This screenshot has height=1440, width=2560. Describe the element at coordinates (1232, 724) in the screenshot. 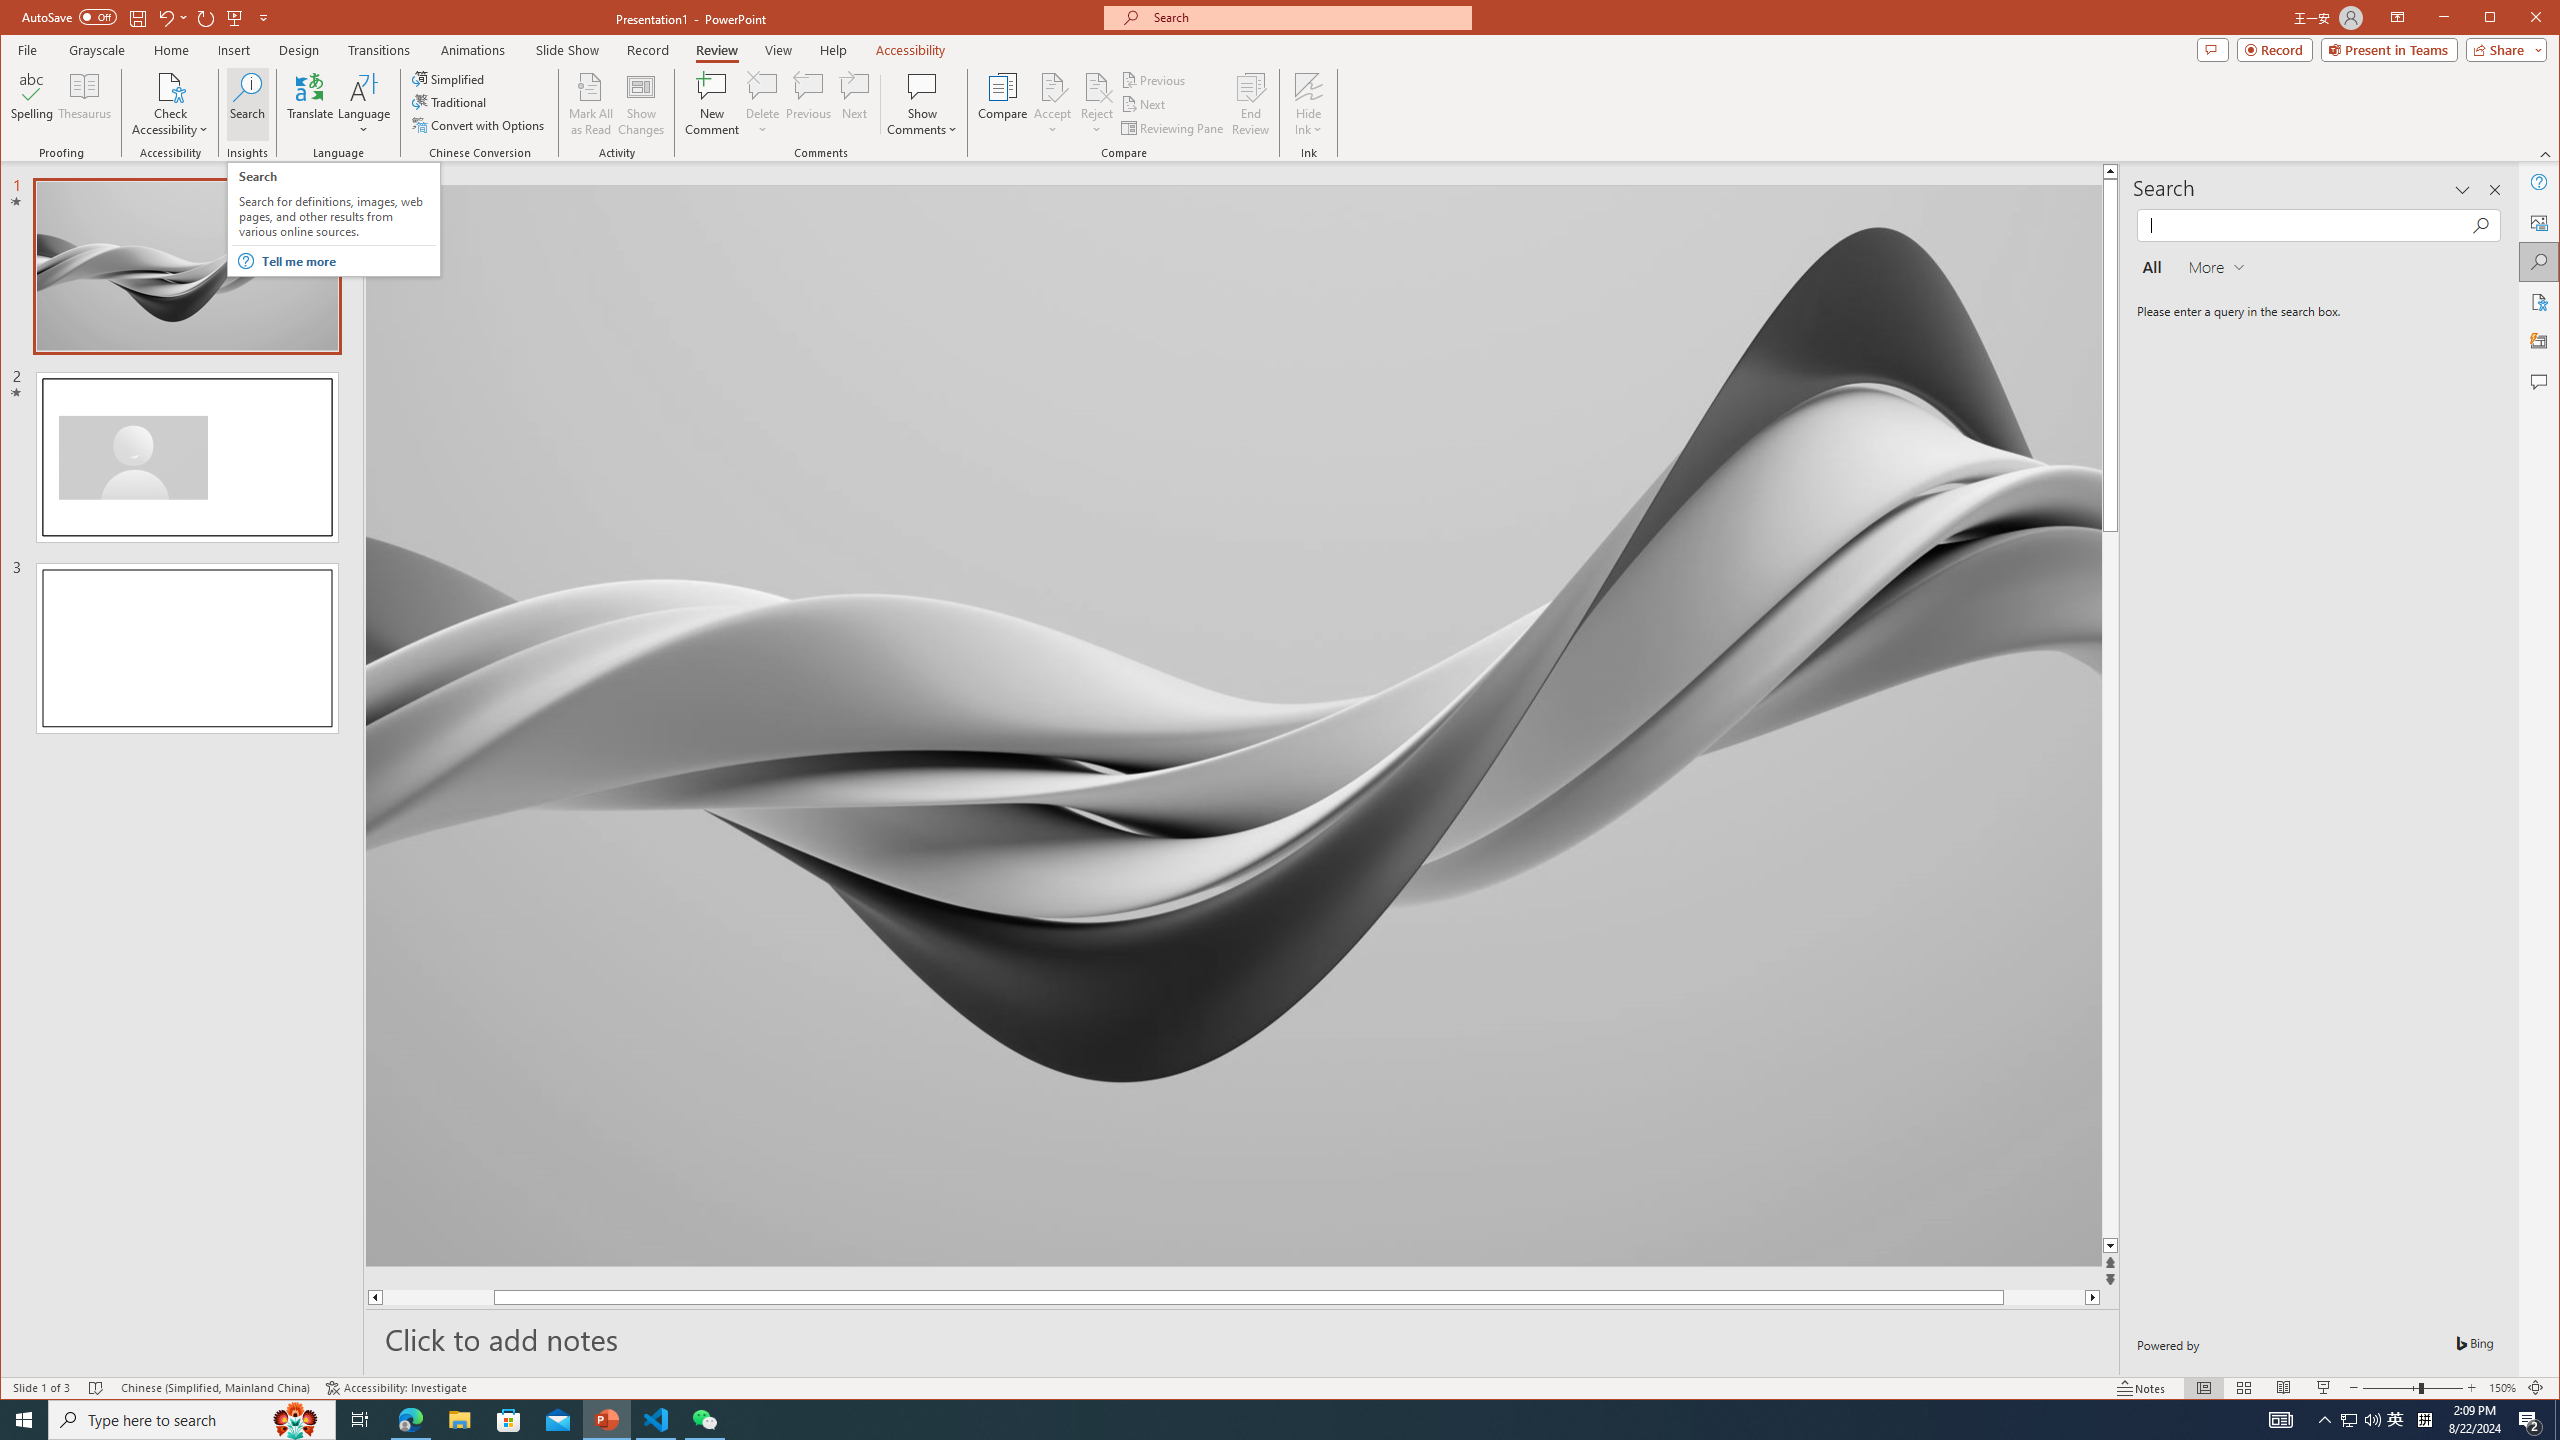

I see `'Wavy 3D art'` at that location.